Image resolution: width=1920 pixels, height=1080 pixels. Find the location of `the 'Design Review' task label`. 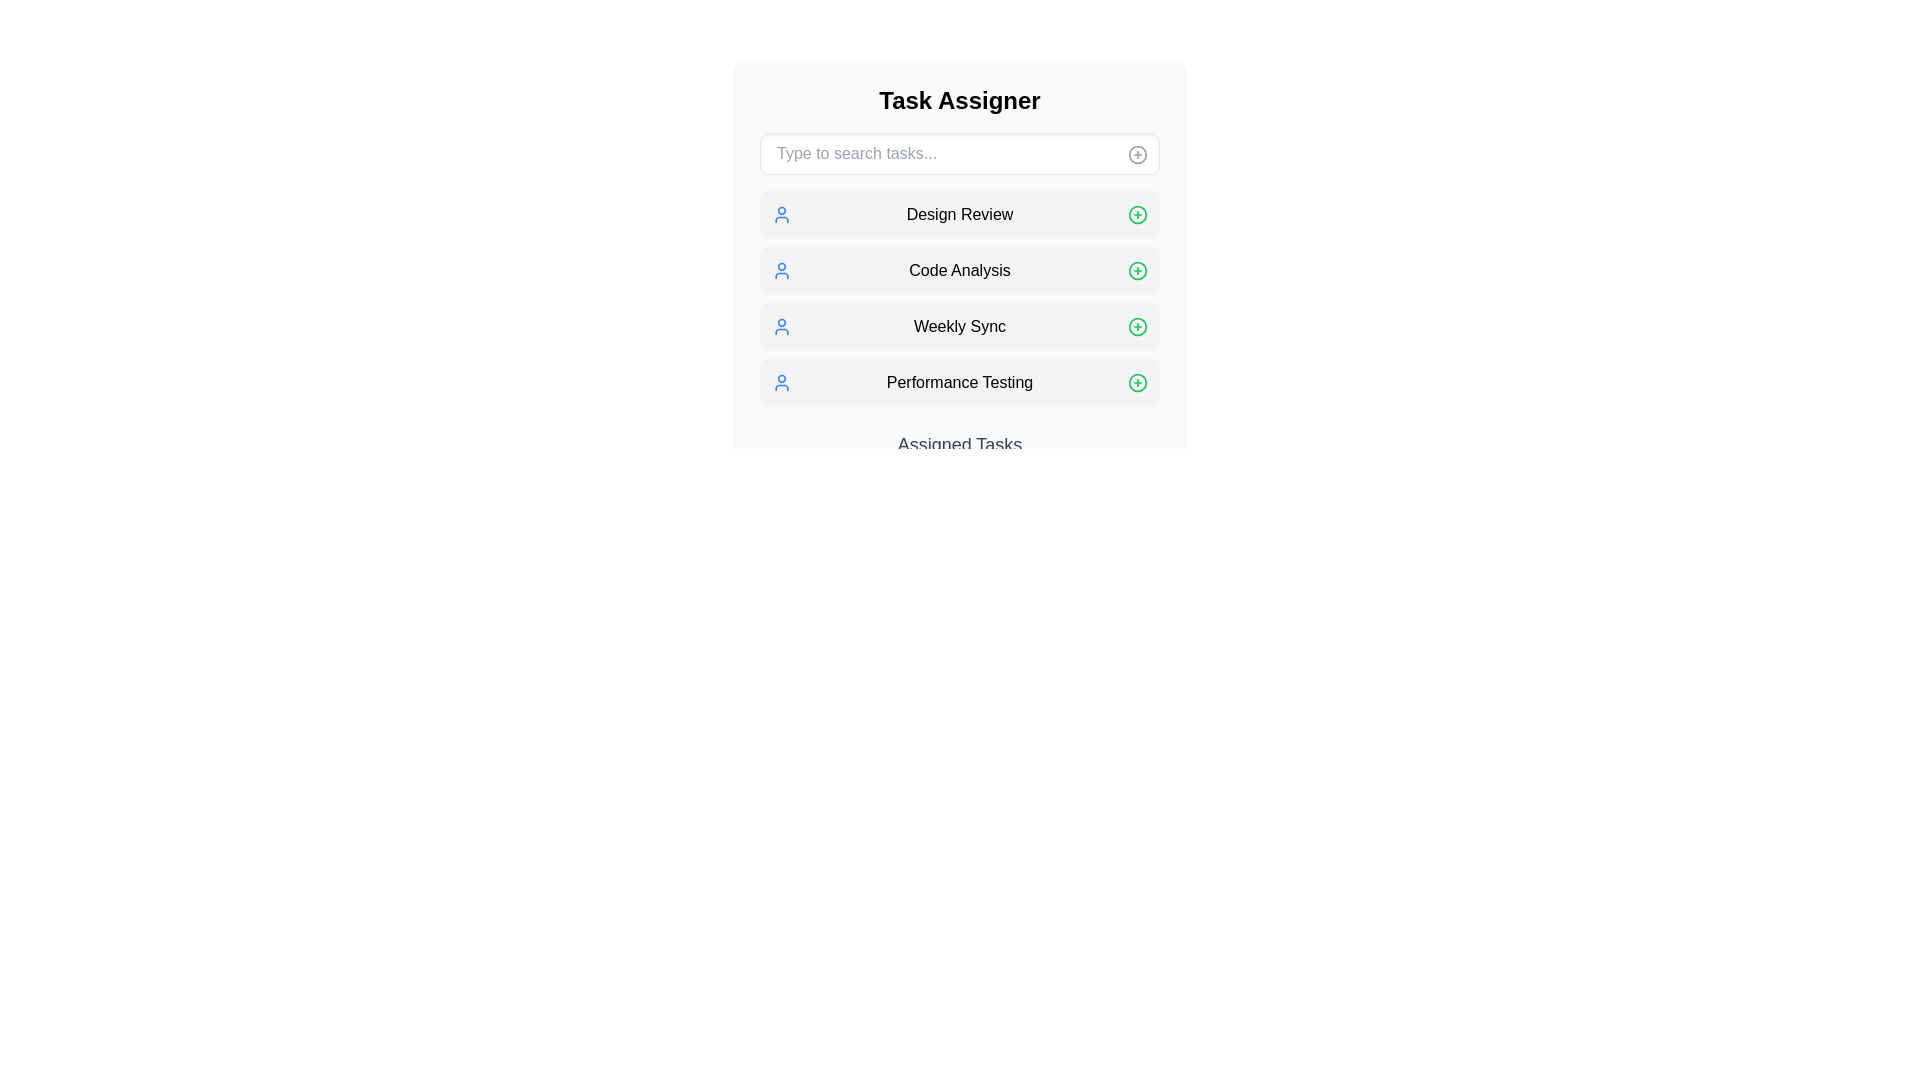

the 'Design Review' task label is located at coordinates (960, 215).